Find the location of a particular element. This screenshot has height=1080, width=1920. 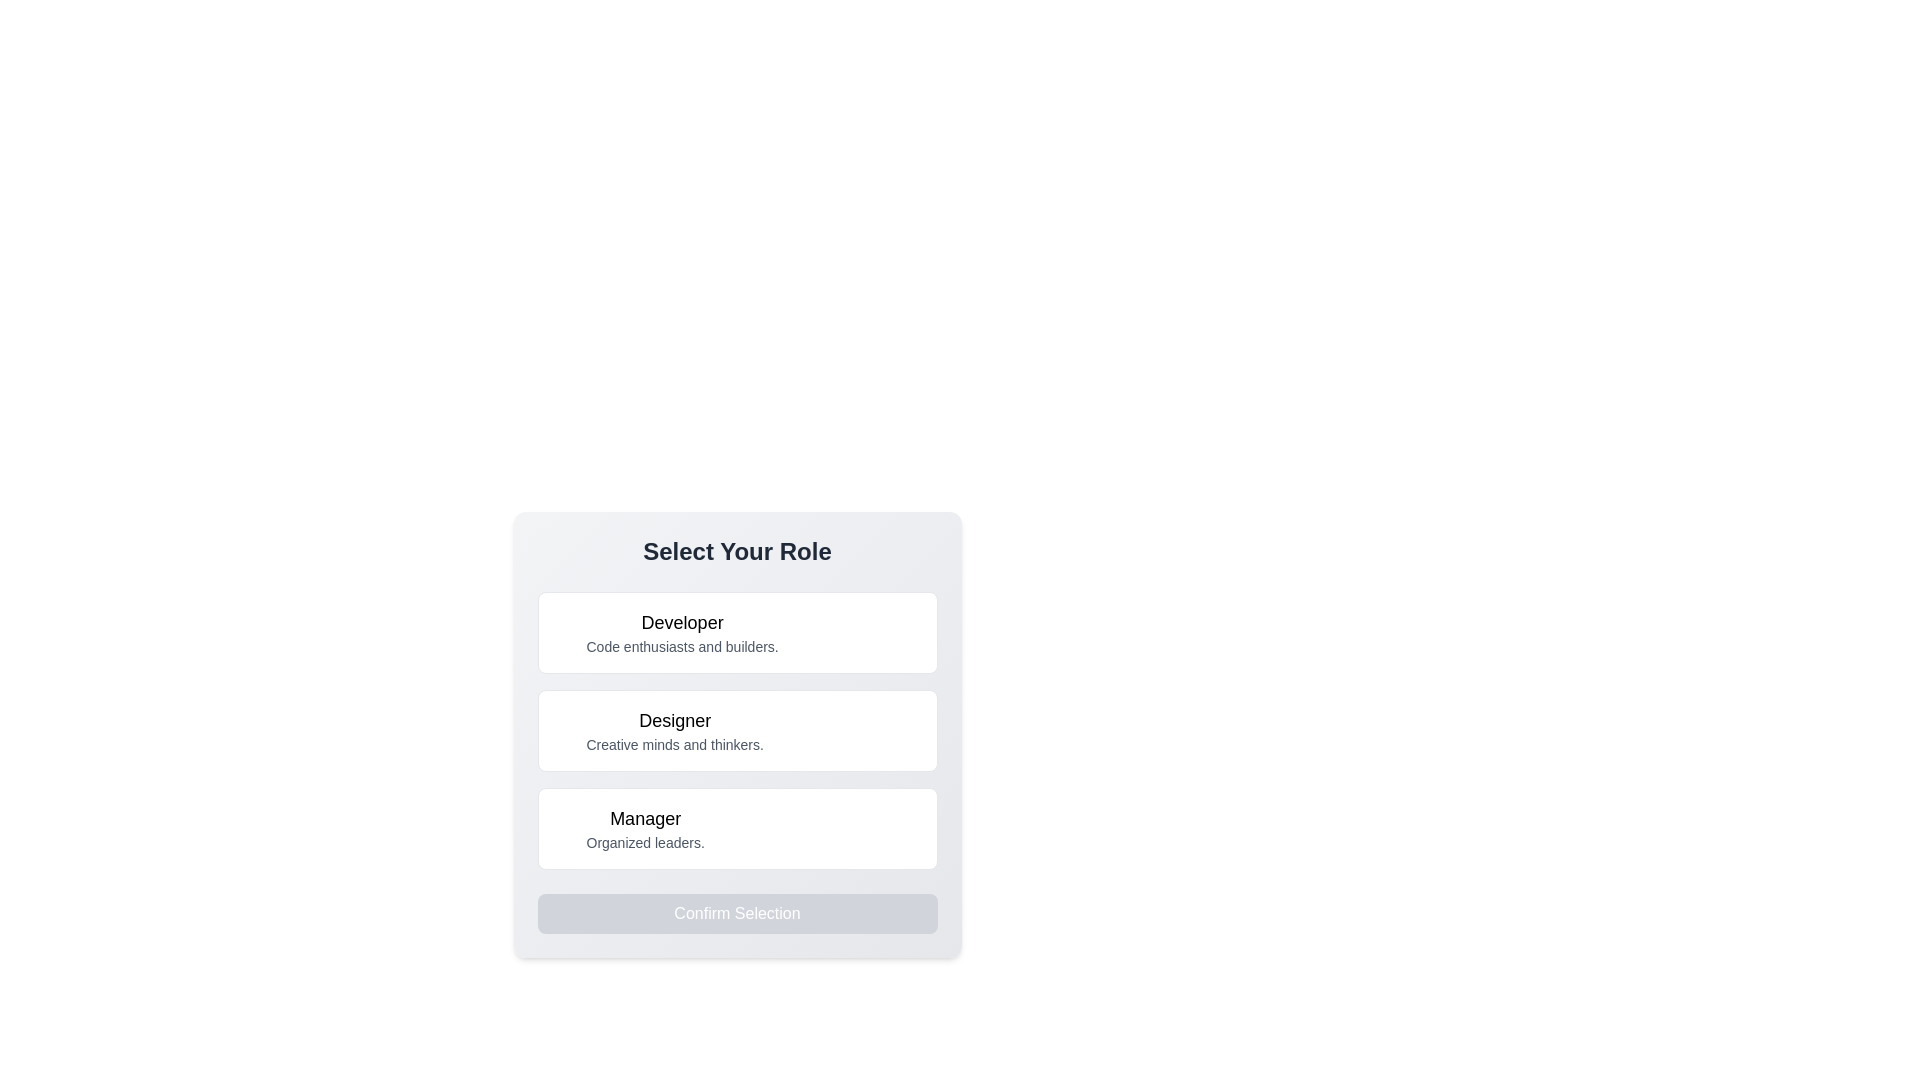

the 'Developer' card, which is a rectangular card with a white background and contains the title 'Developer' in bold at the top is located at coordinates (736, 632).